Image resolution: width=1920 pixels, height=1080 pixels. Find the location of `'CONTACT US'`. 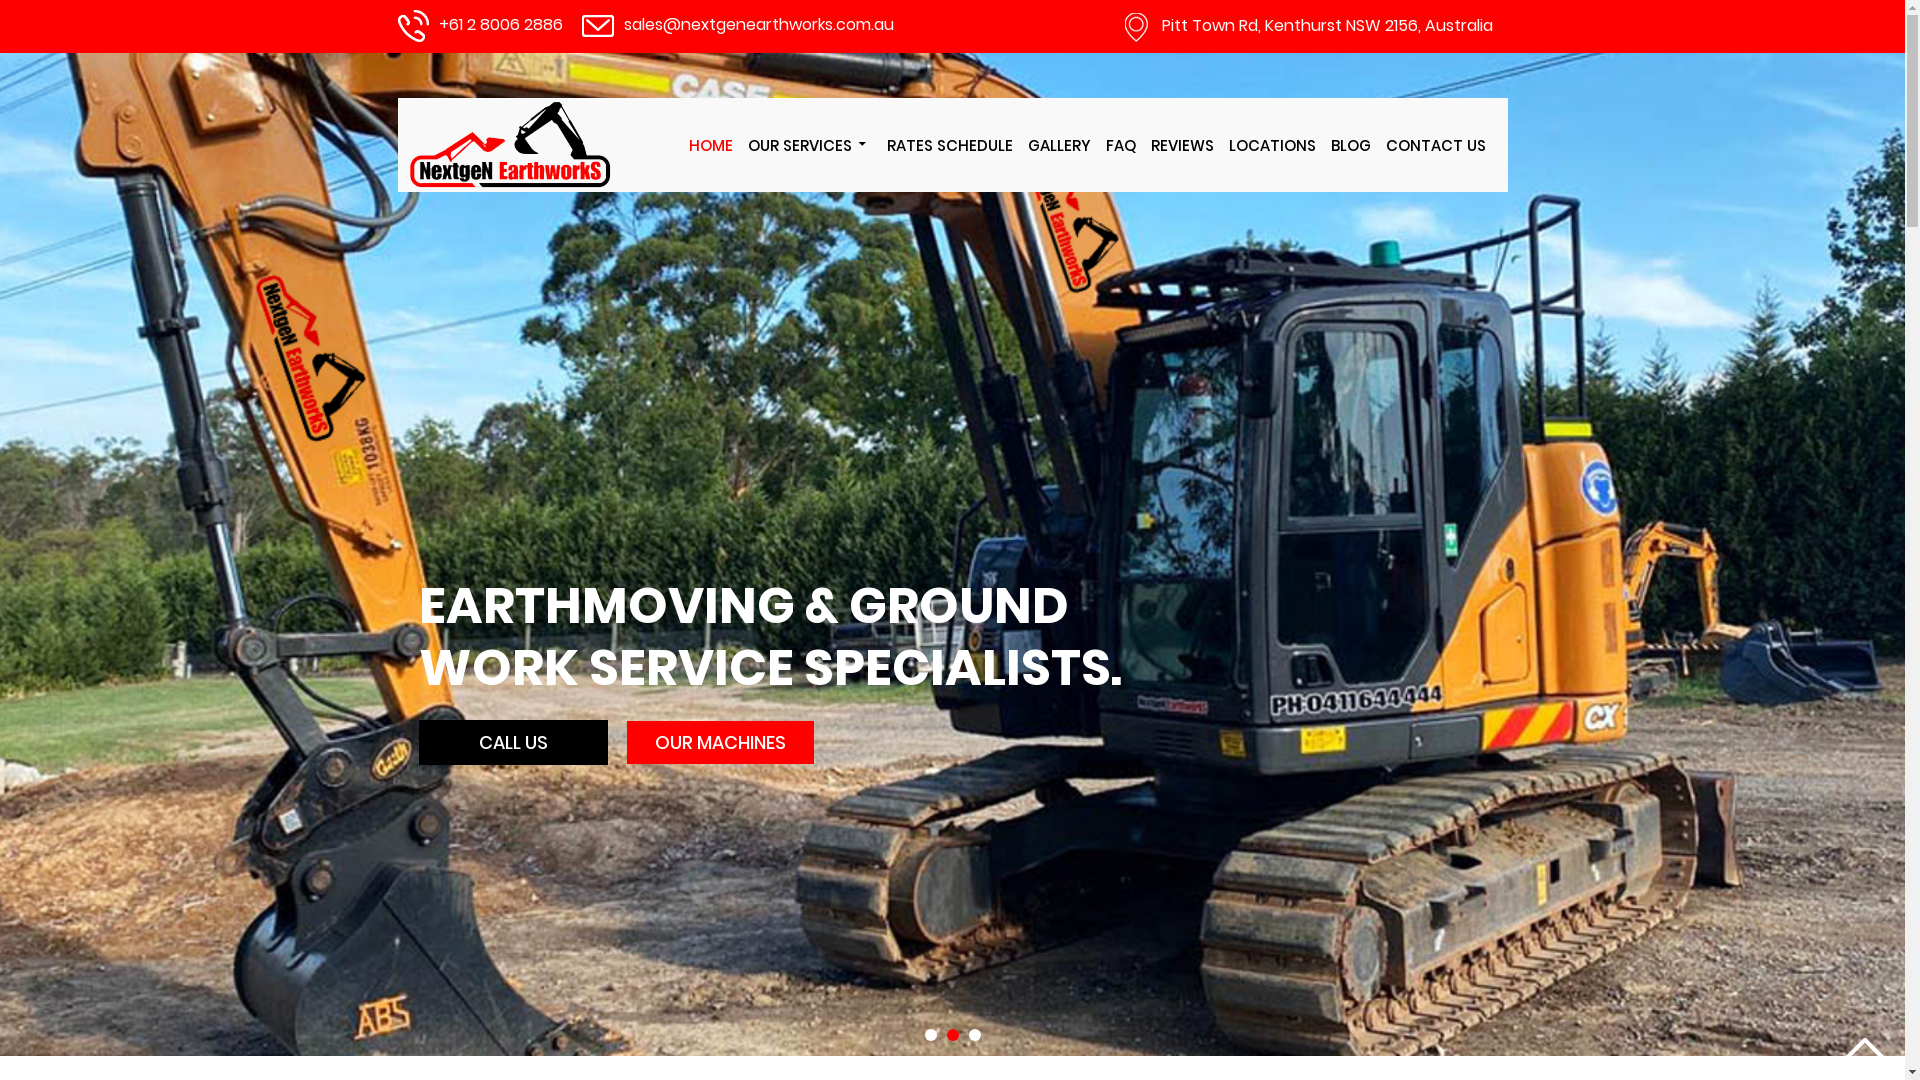

'CONTACT US' is located at coordinates (1434, 144).